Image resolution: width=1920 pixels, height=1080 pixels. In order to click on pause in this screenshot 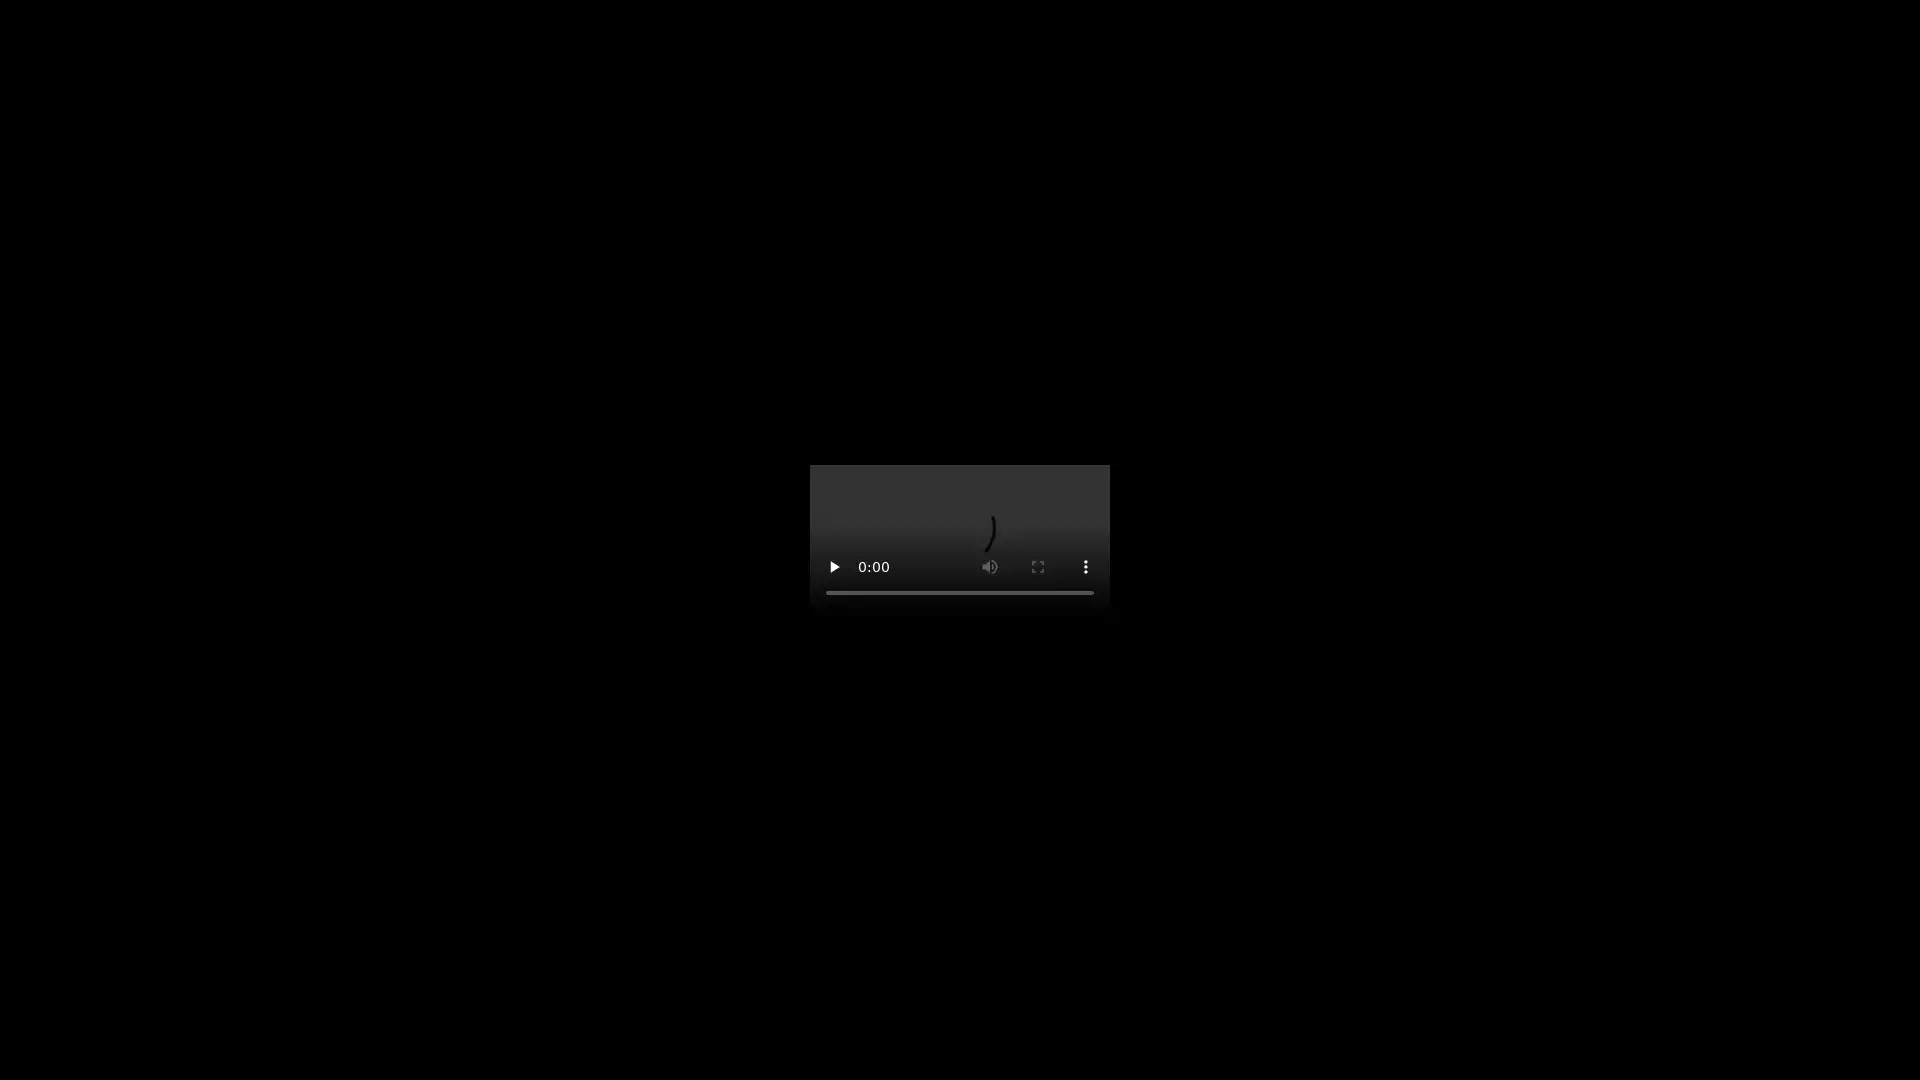, I will do `click(835, 586)`.